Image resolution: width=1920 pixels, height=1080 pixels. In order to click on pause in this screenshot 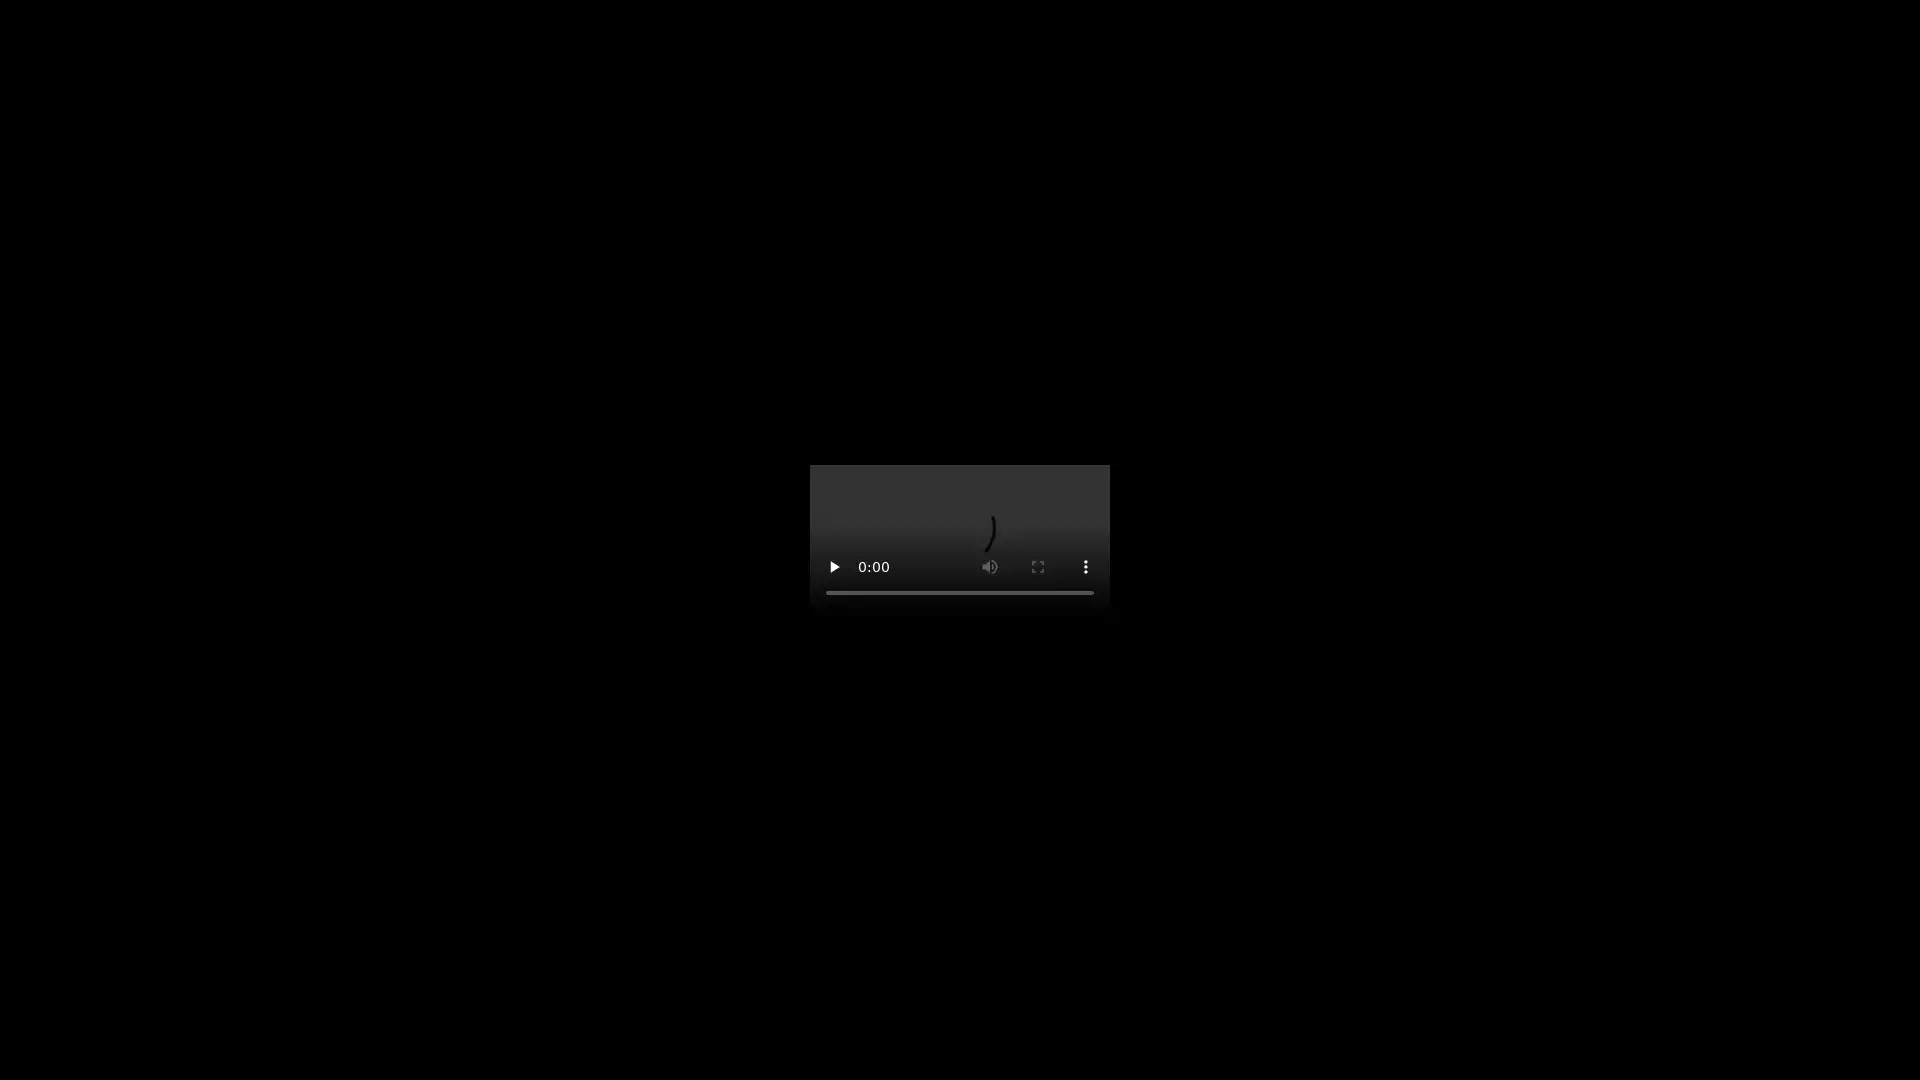, I will do `click(835, 586)`.